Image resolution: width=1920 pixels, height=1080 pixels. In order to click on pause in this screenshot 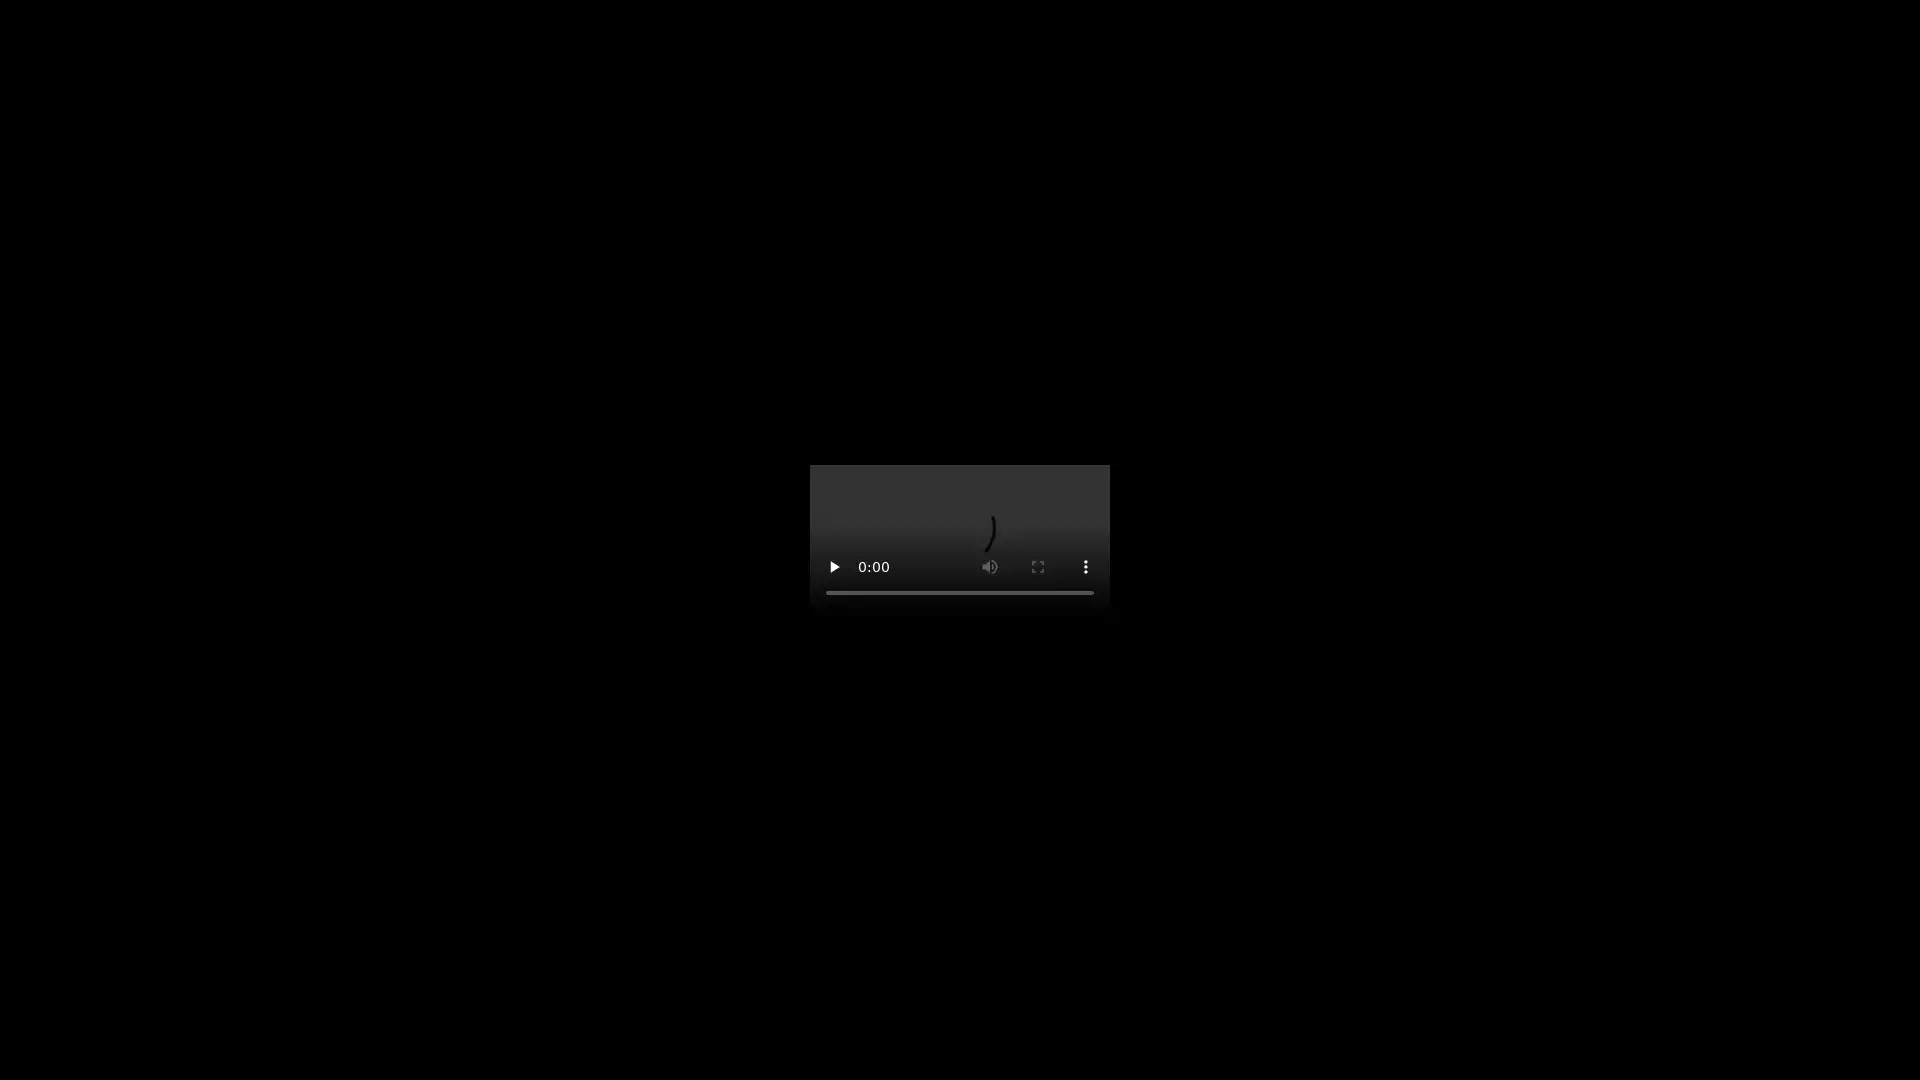, I will do `click(835, 586)`.